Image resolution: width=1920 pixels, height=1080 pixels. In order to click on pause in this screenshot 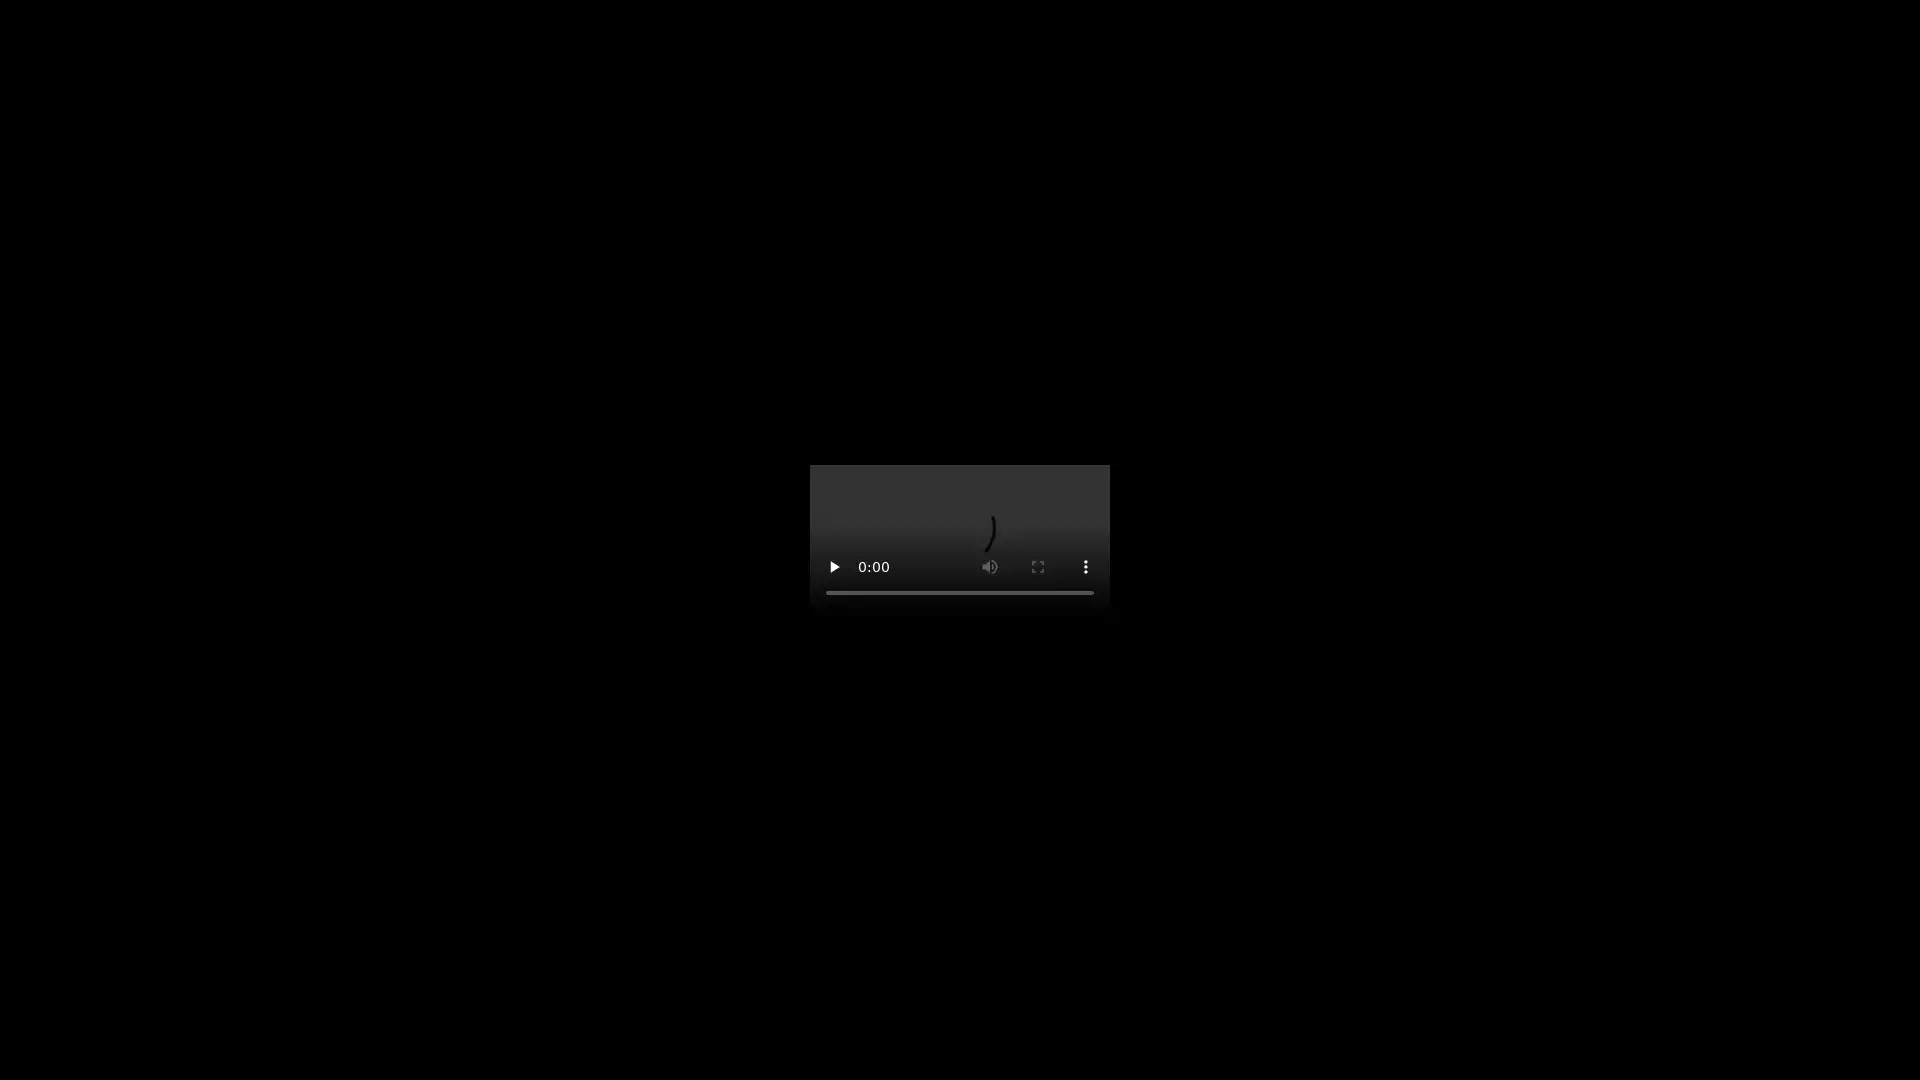, I will do `click(835, 586)`.